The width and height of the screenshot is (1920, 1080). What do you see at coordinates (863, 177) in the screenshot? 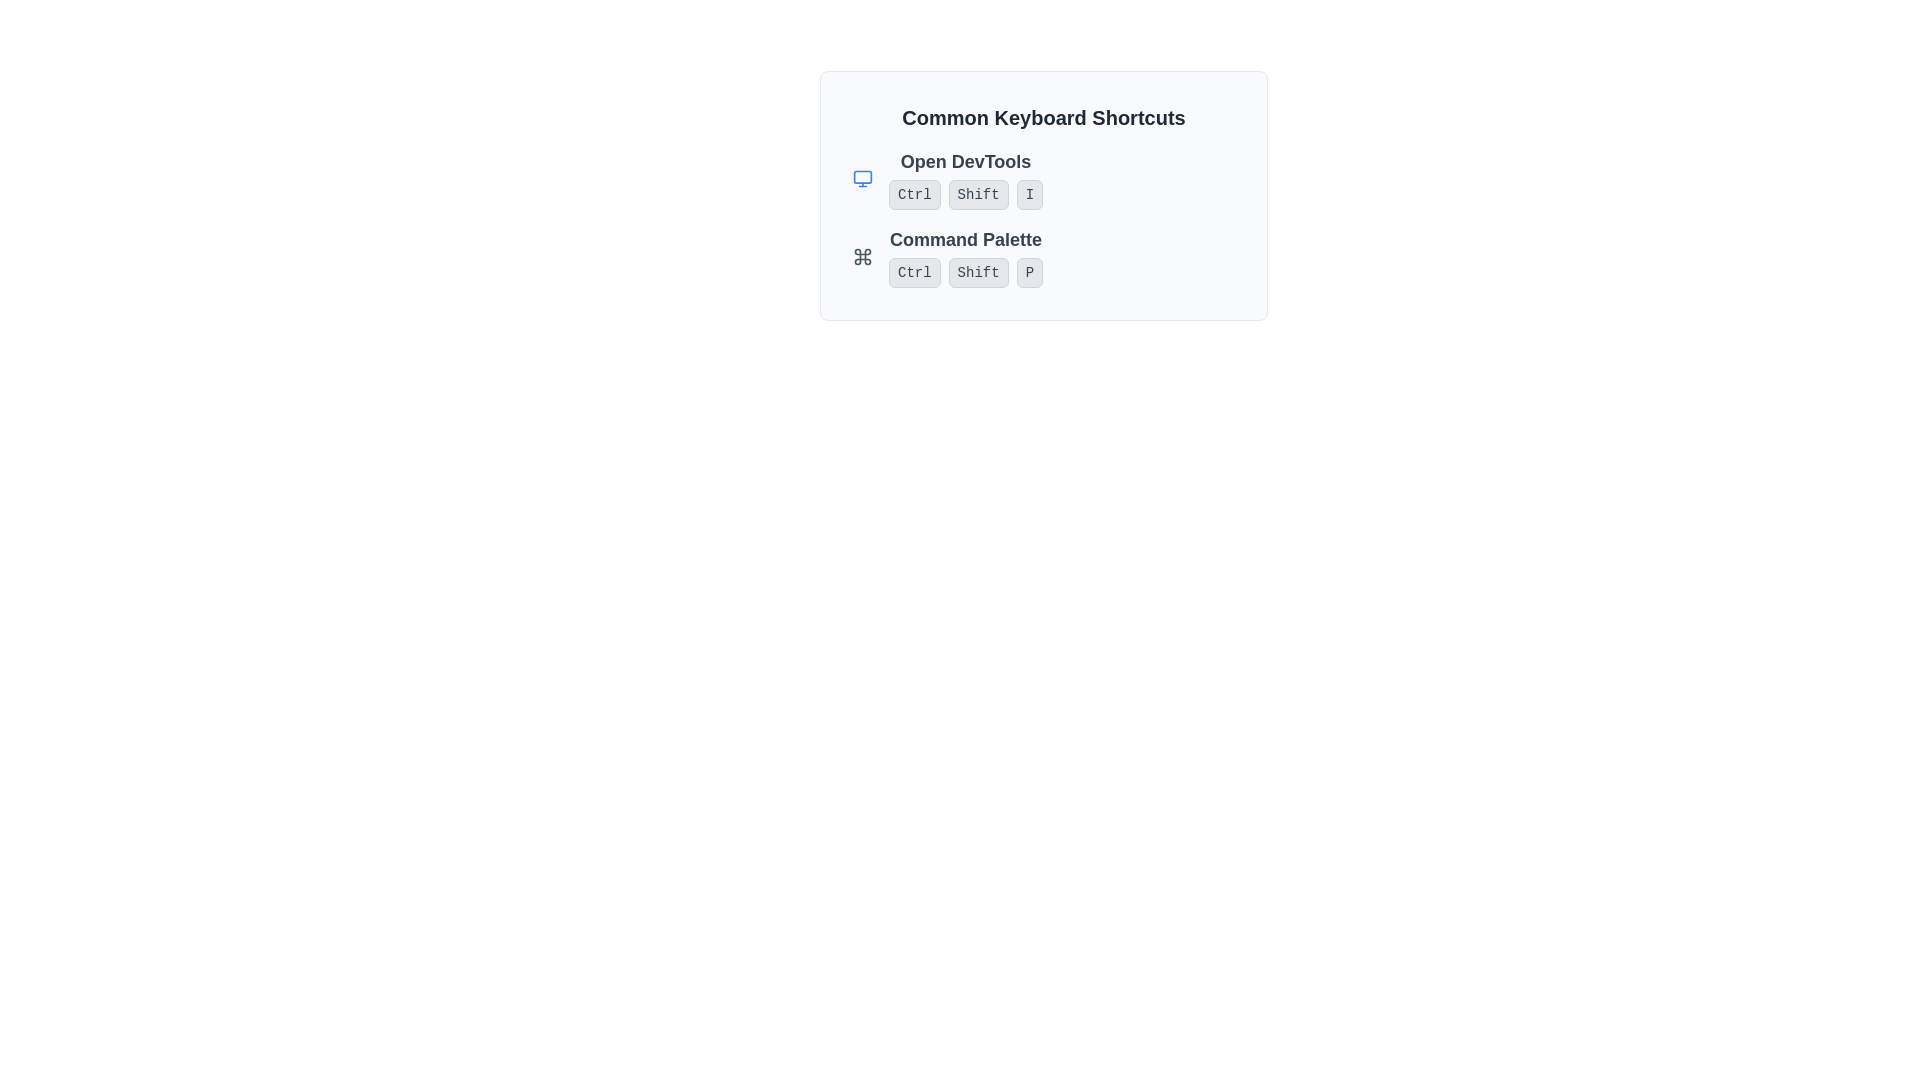
I see `the blue computer monitor icon located at the left end of the row labeled 'Open DevTools'` at bounding box center [863, 177].